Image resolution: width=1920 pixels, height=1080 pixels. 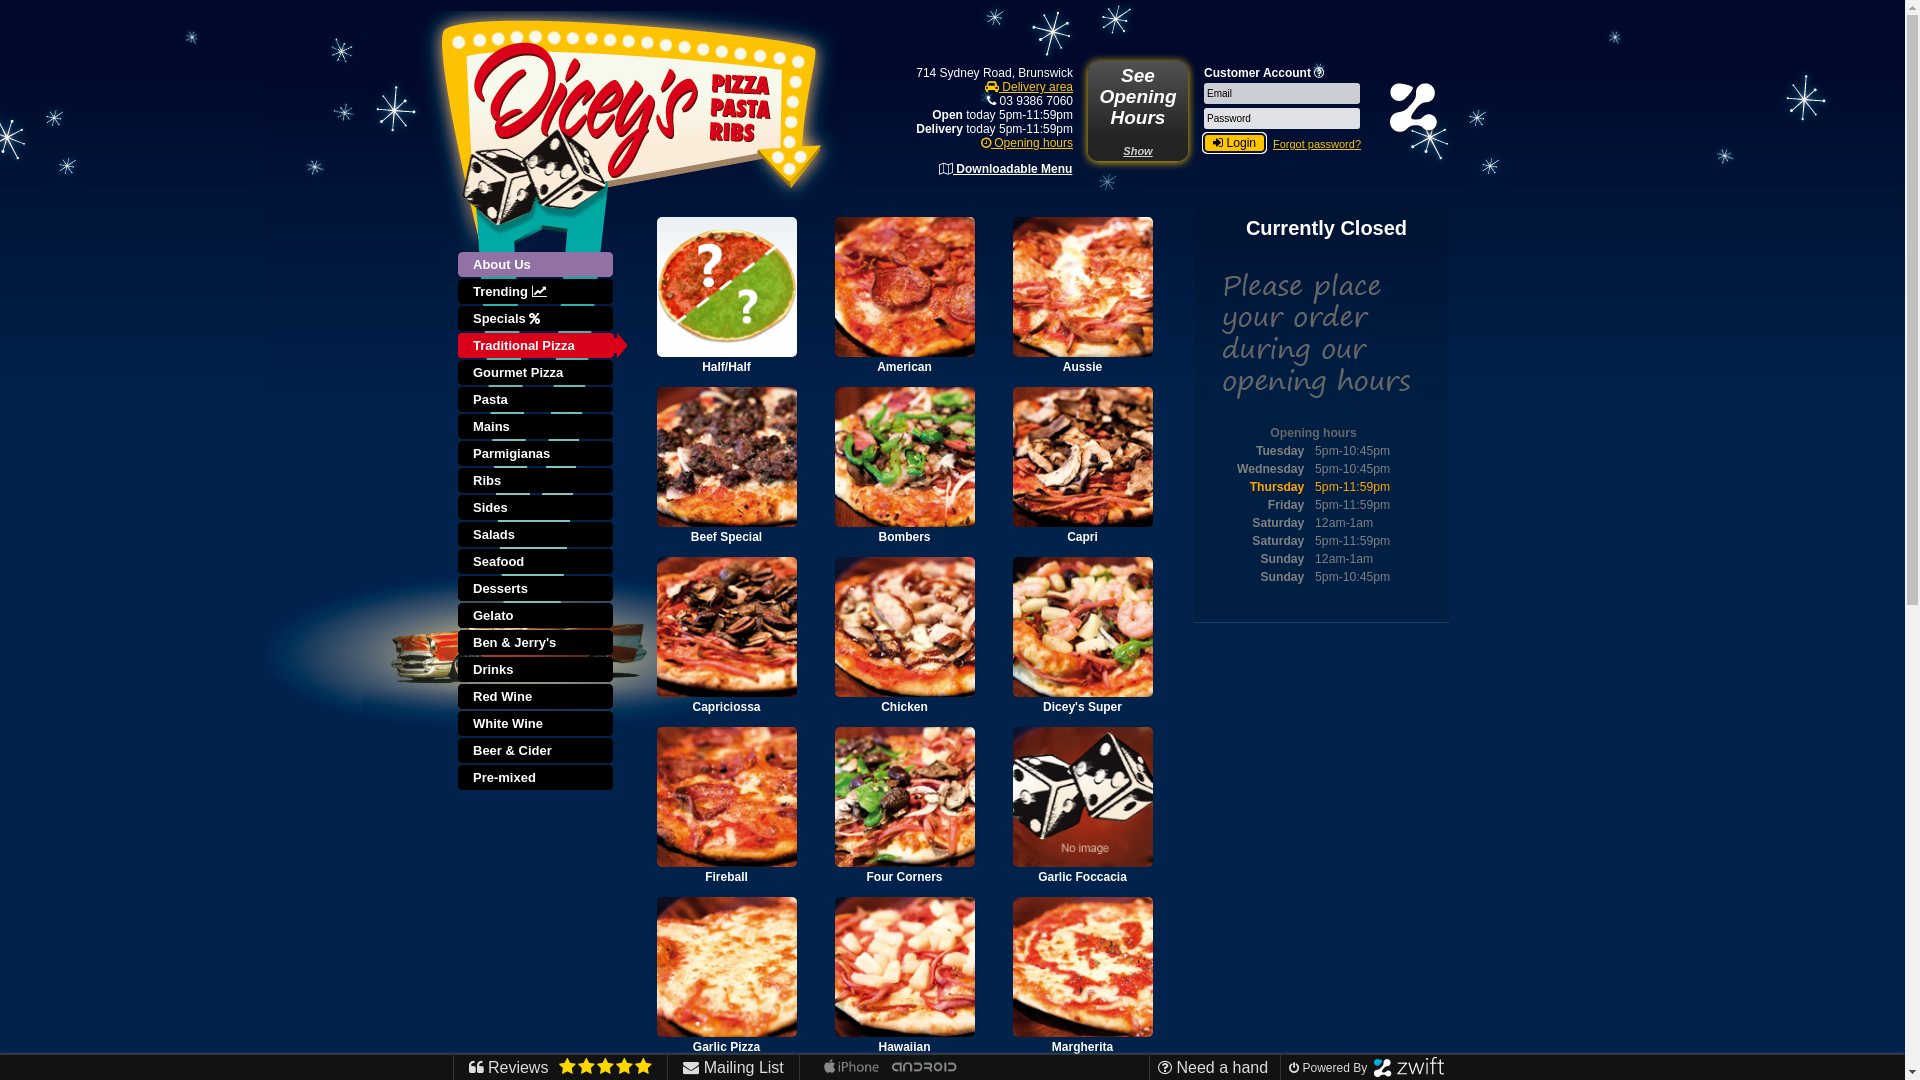 I want to click on 'Seafood', so click(x=456, y=562).